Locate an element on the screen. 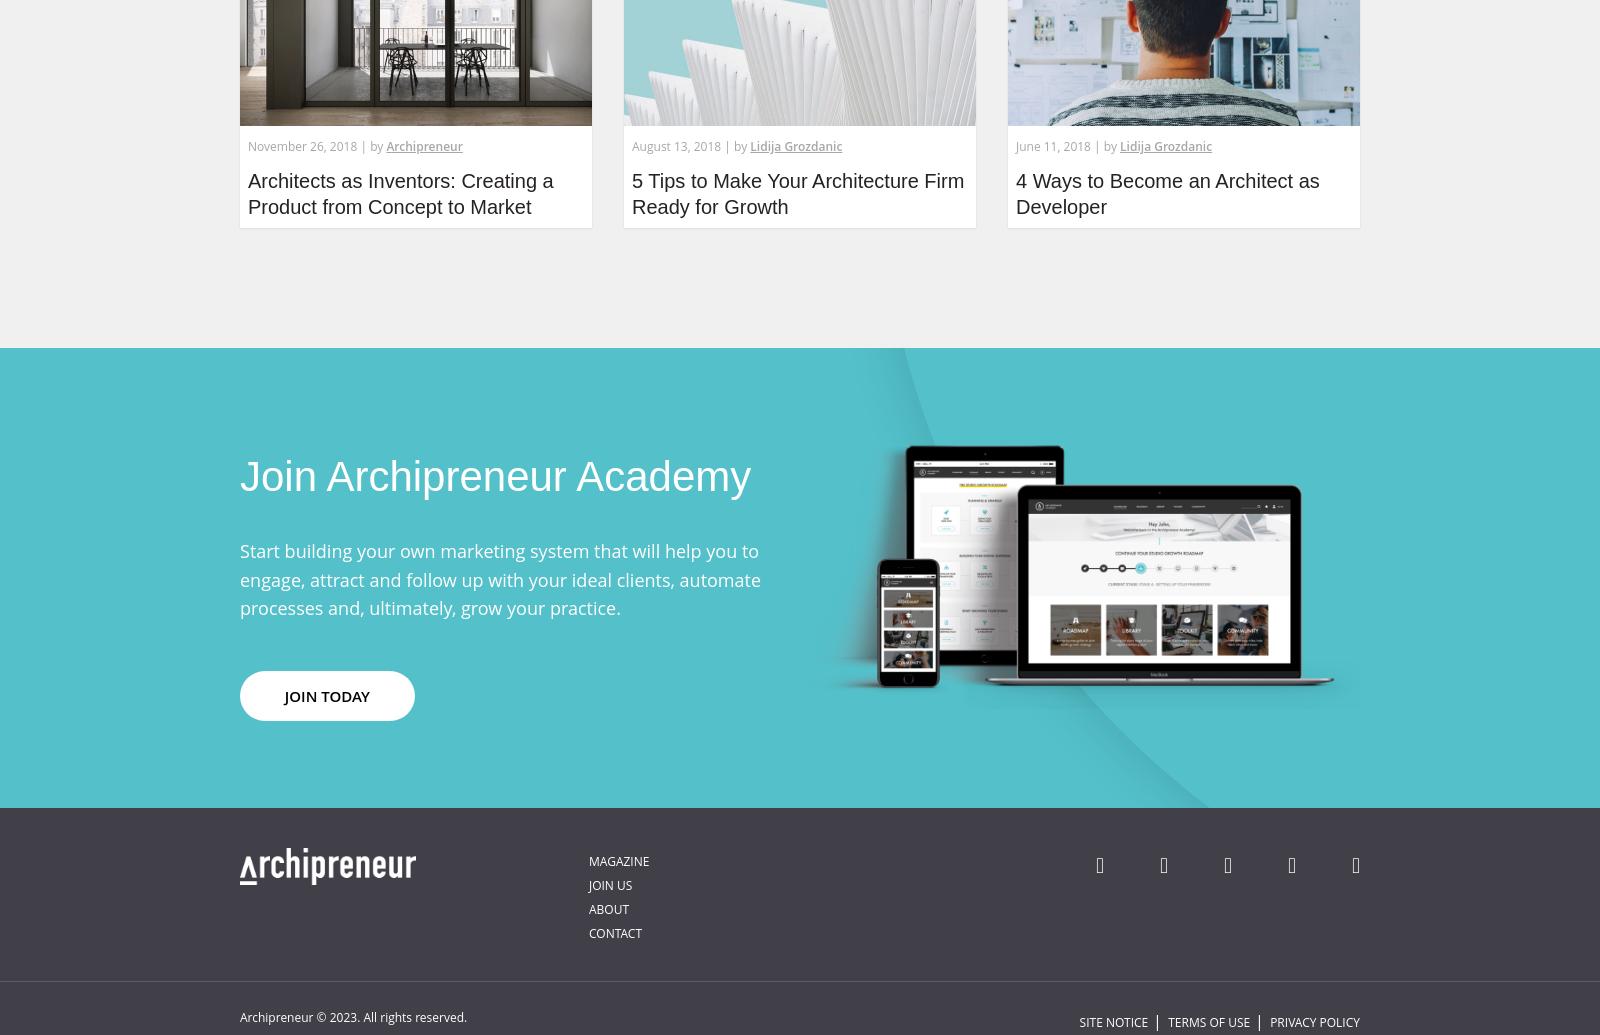 The width and height of the screenshot is (1600, 1035). 'Start building your own marketing system that will help you to engage, attract and follow up with your ideal clients, automate processes and, ultimately, grow your practice.' is located at coordinates (499, 577).